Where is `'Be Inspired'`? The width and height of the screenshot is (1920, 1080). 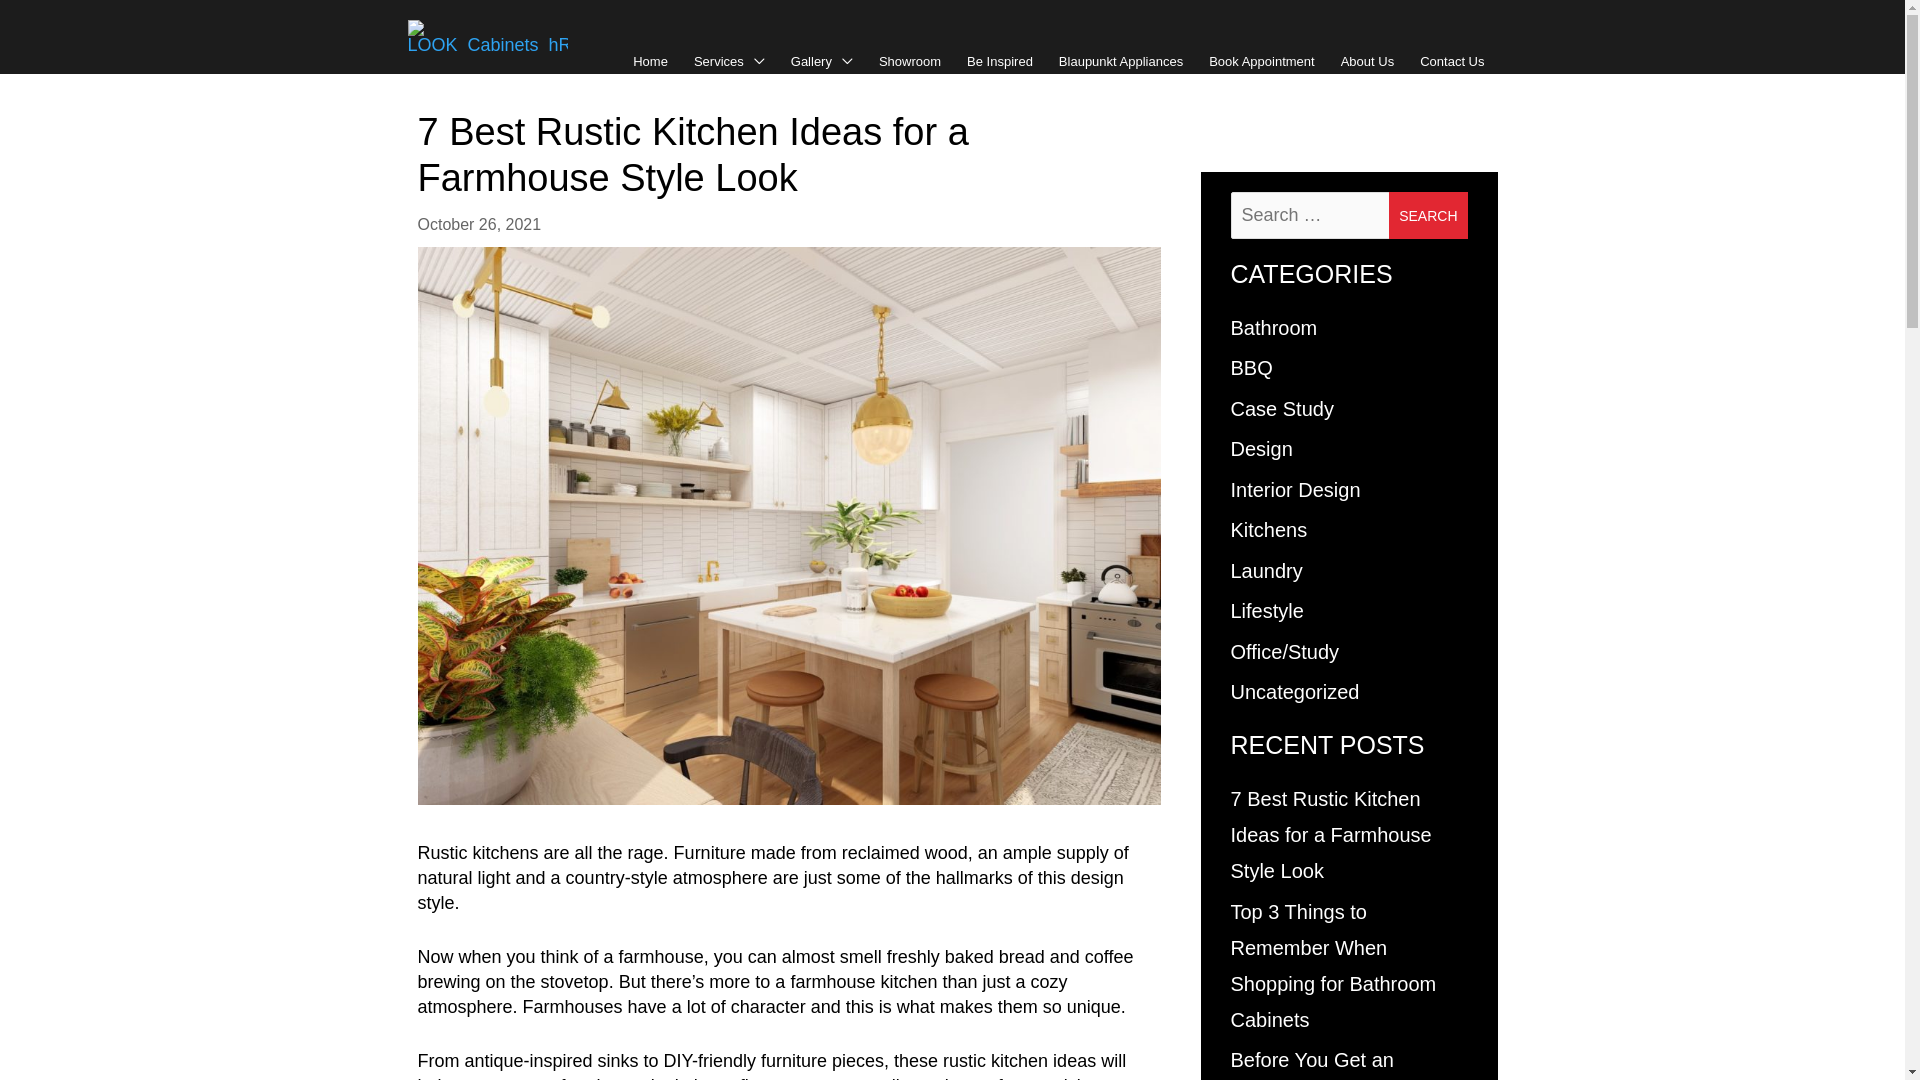
'Be Inspired' is located at coordinates (999, 60).